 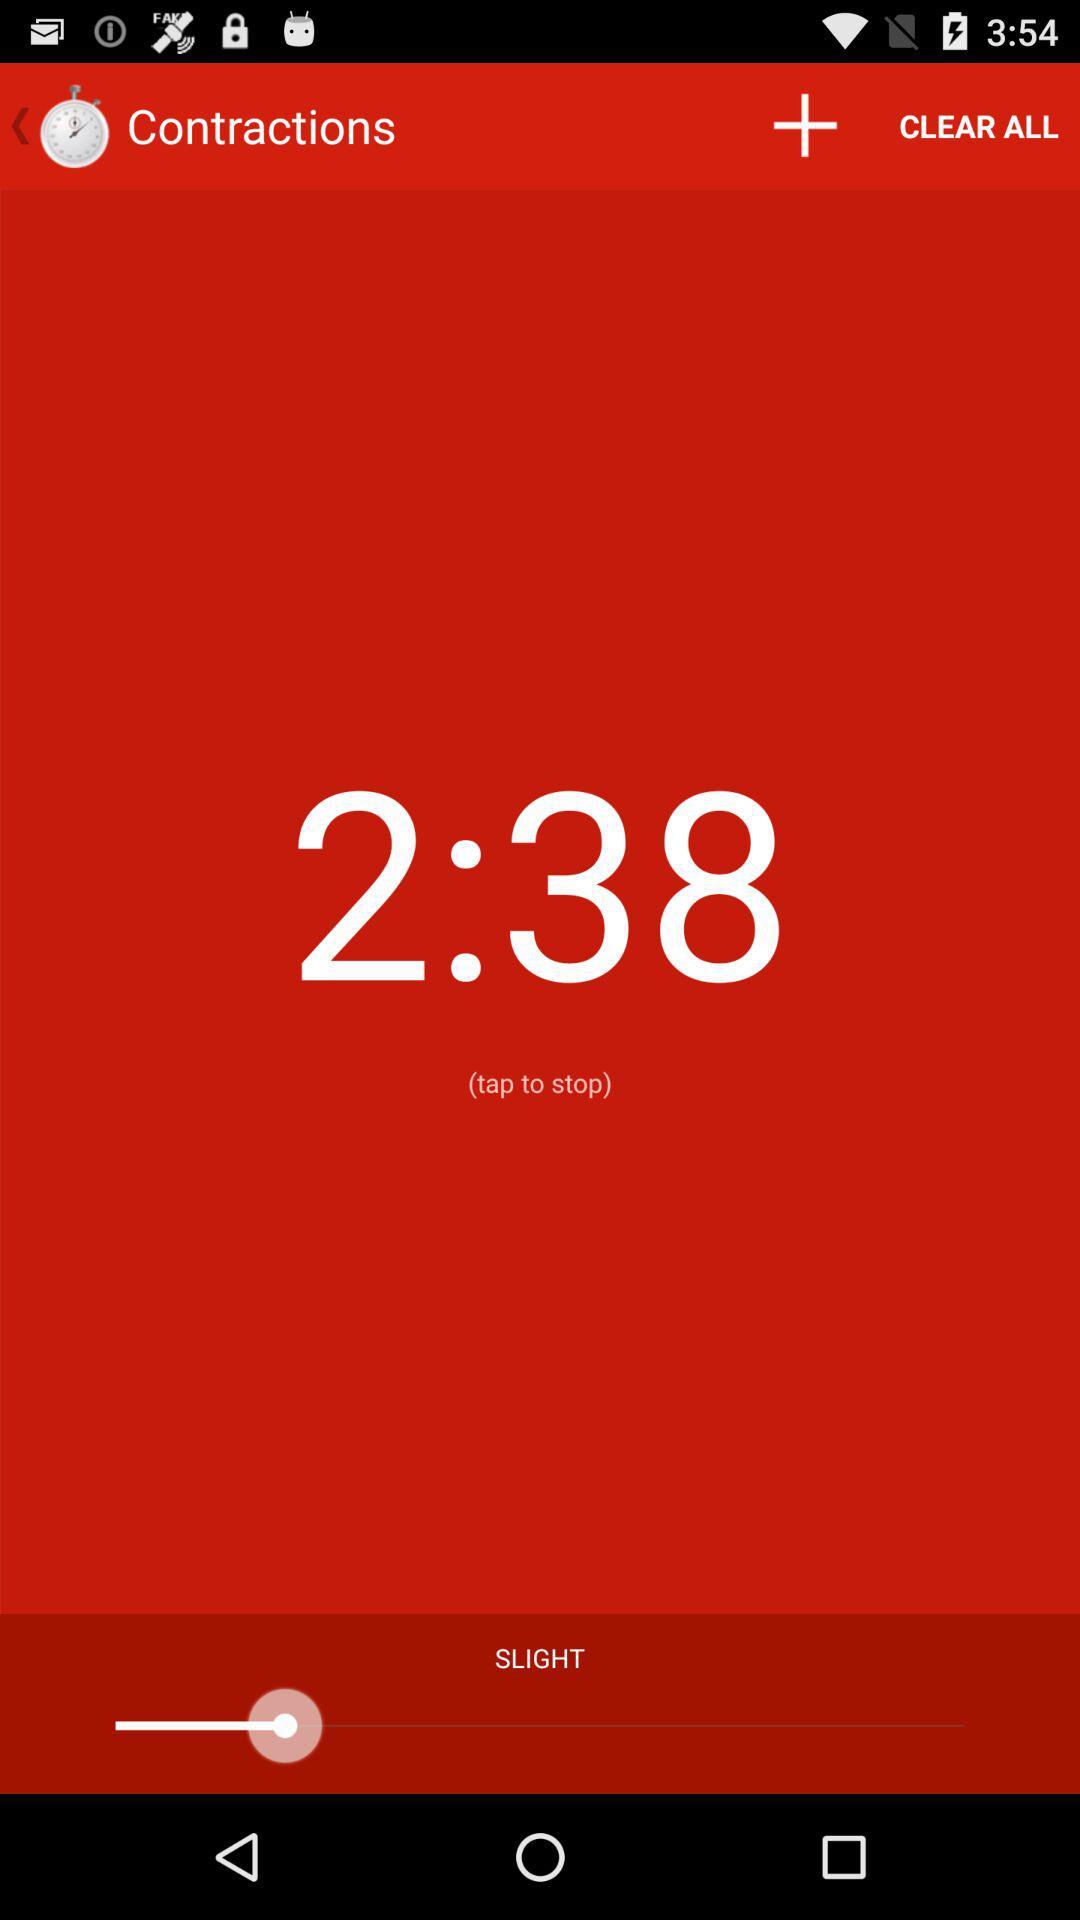 What do you see at coordinates (978, 124) in the screenshot?
I see `app above (tap to stop) icon` at bounding box center [978, 124].